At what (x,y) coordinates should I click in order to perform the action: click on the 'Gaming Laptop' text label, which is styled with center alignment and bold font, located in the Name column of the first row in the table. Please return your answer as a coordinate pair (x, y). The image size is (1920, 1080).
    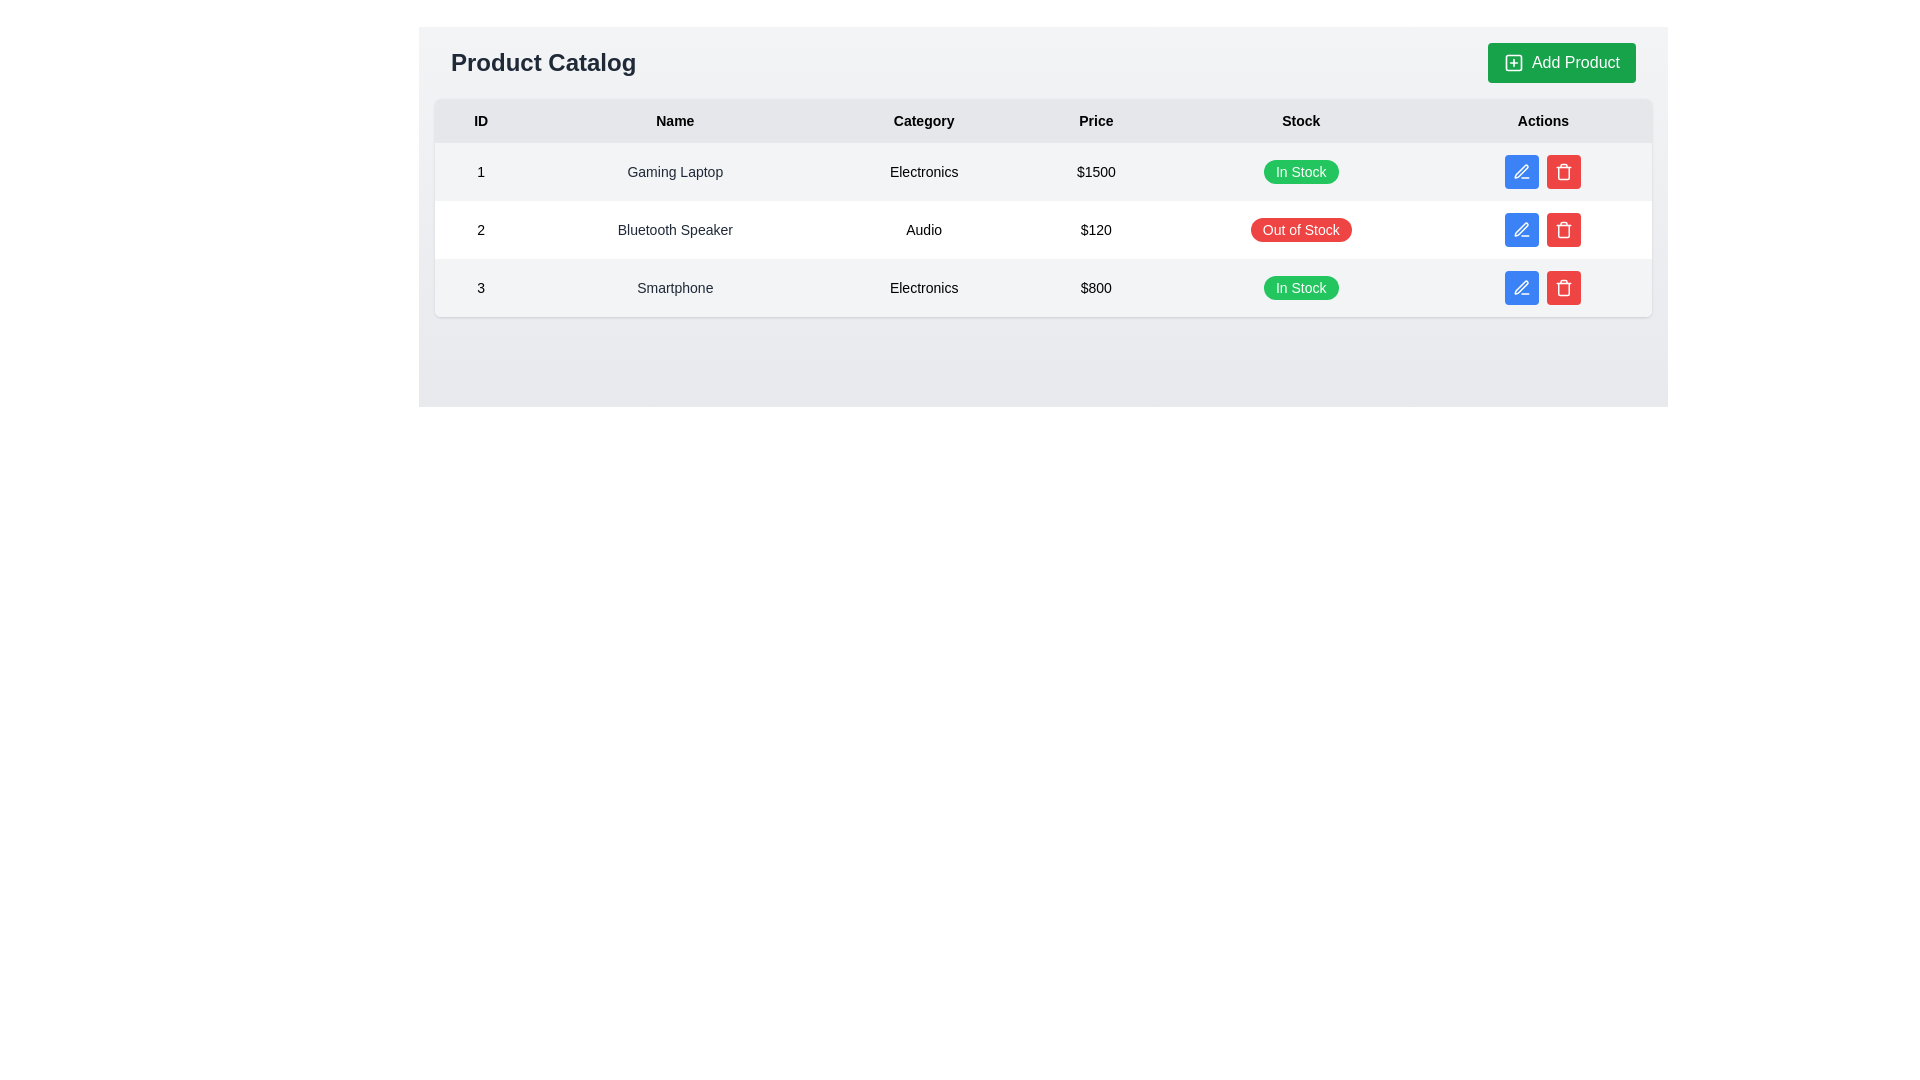
    Looking at the image, I should click on (675, 171).